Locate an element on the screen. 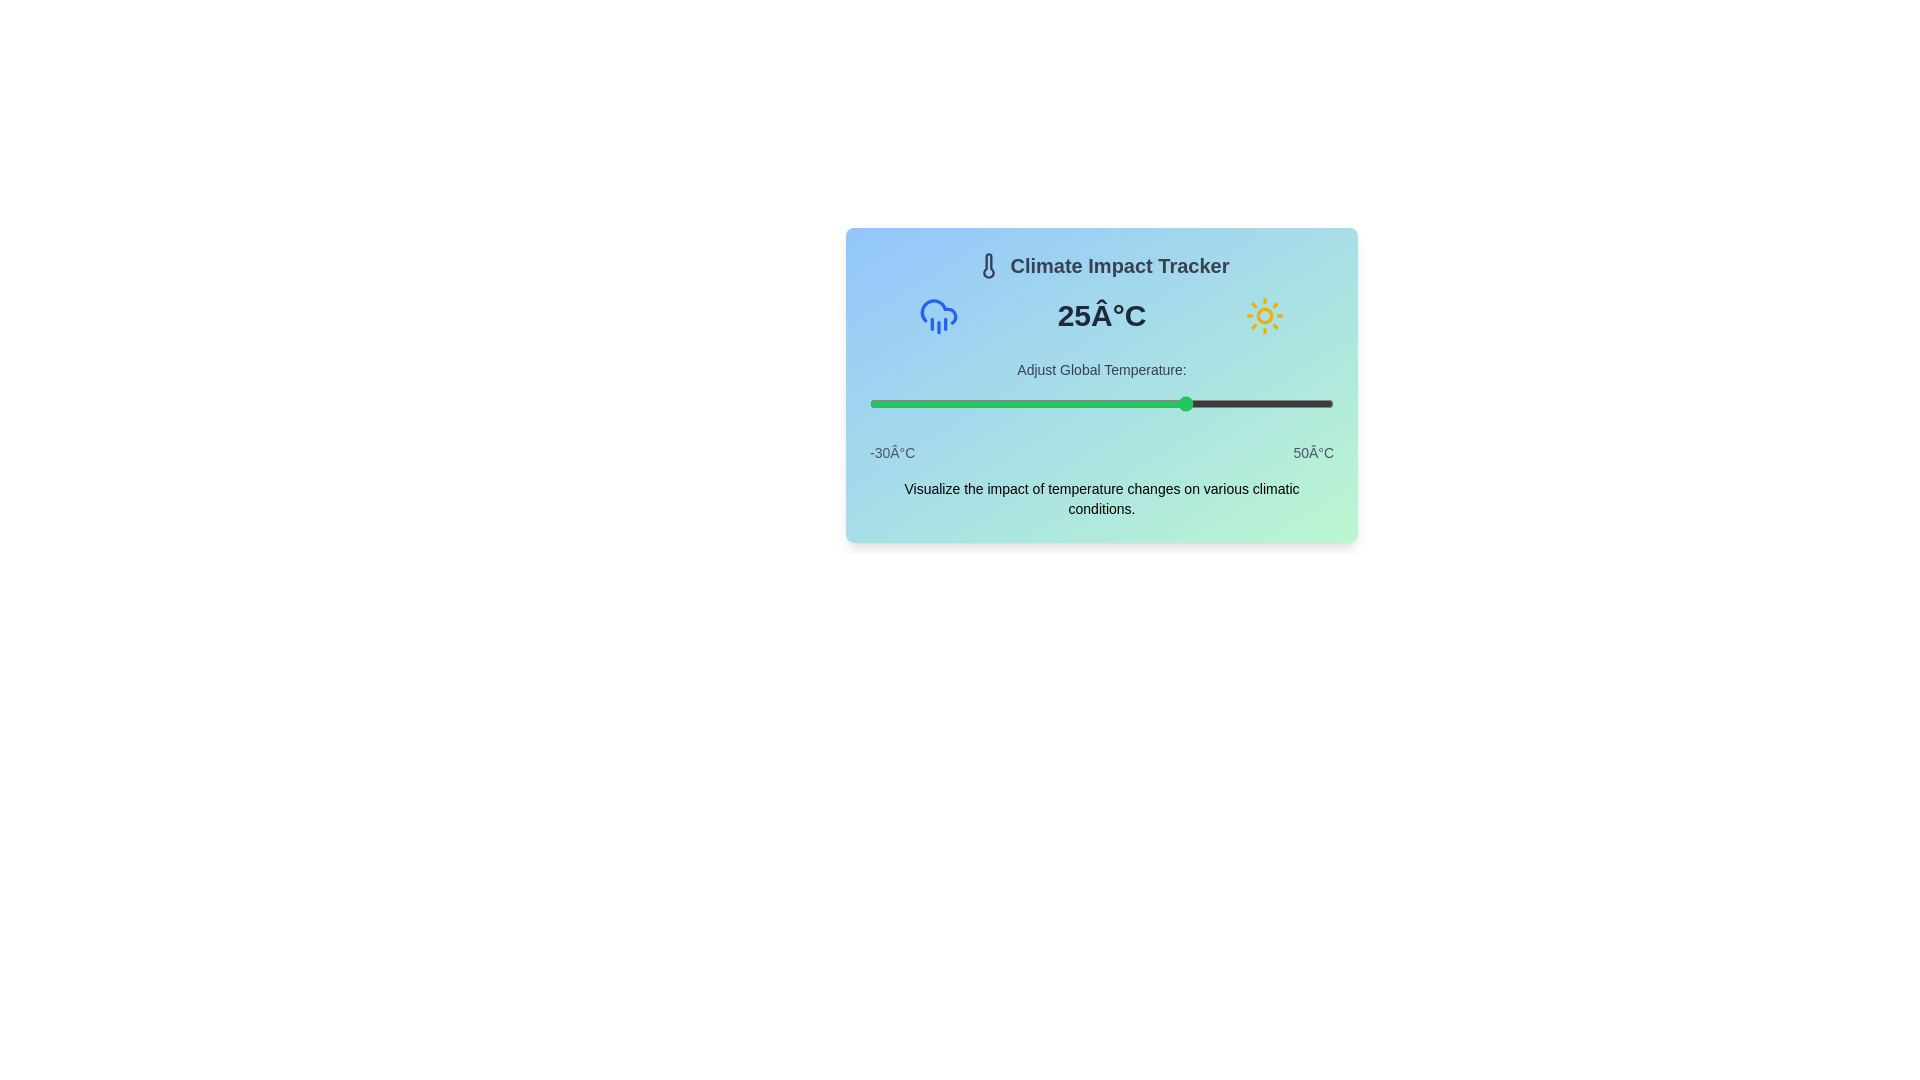 This screenshot has height=1080, width=1920. the temperature slider to set the temperature to -22°C is located at coordinates (915, 404).